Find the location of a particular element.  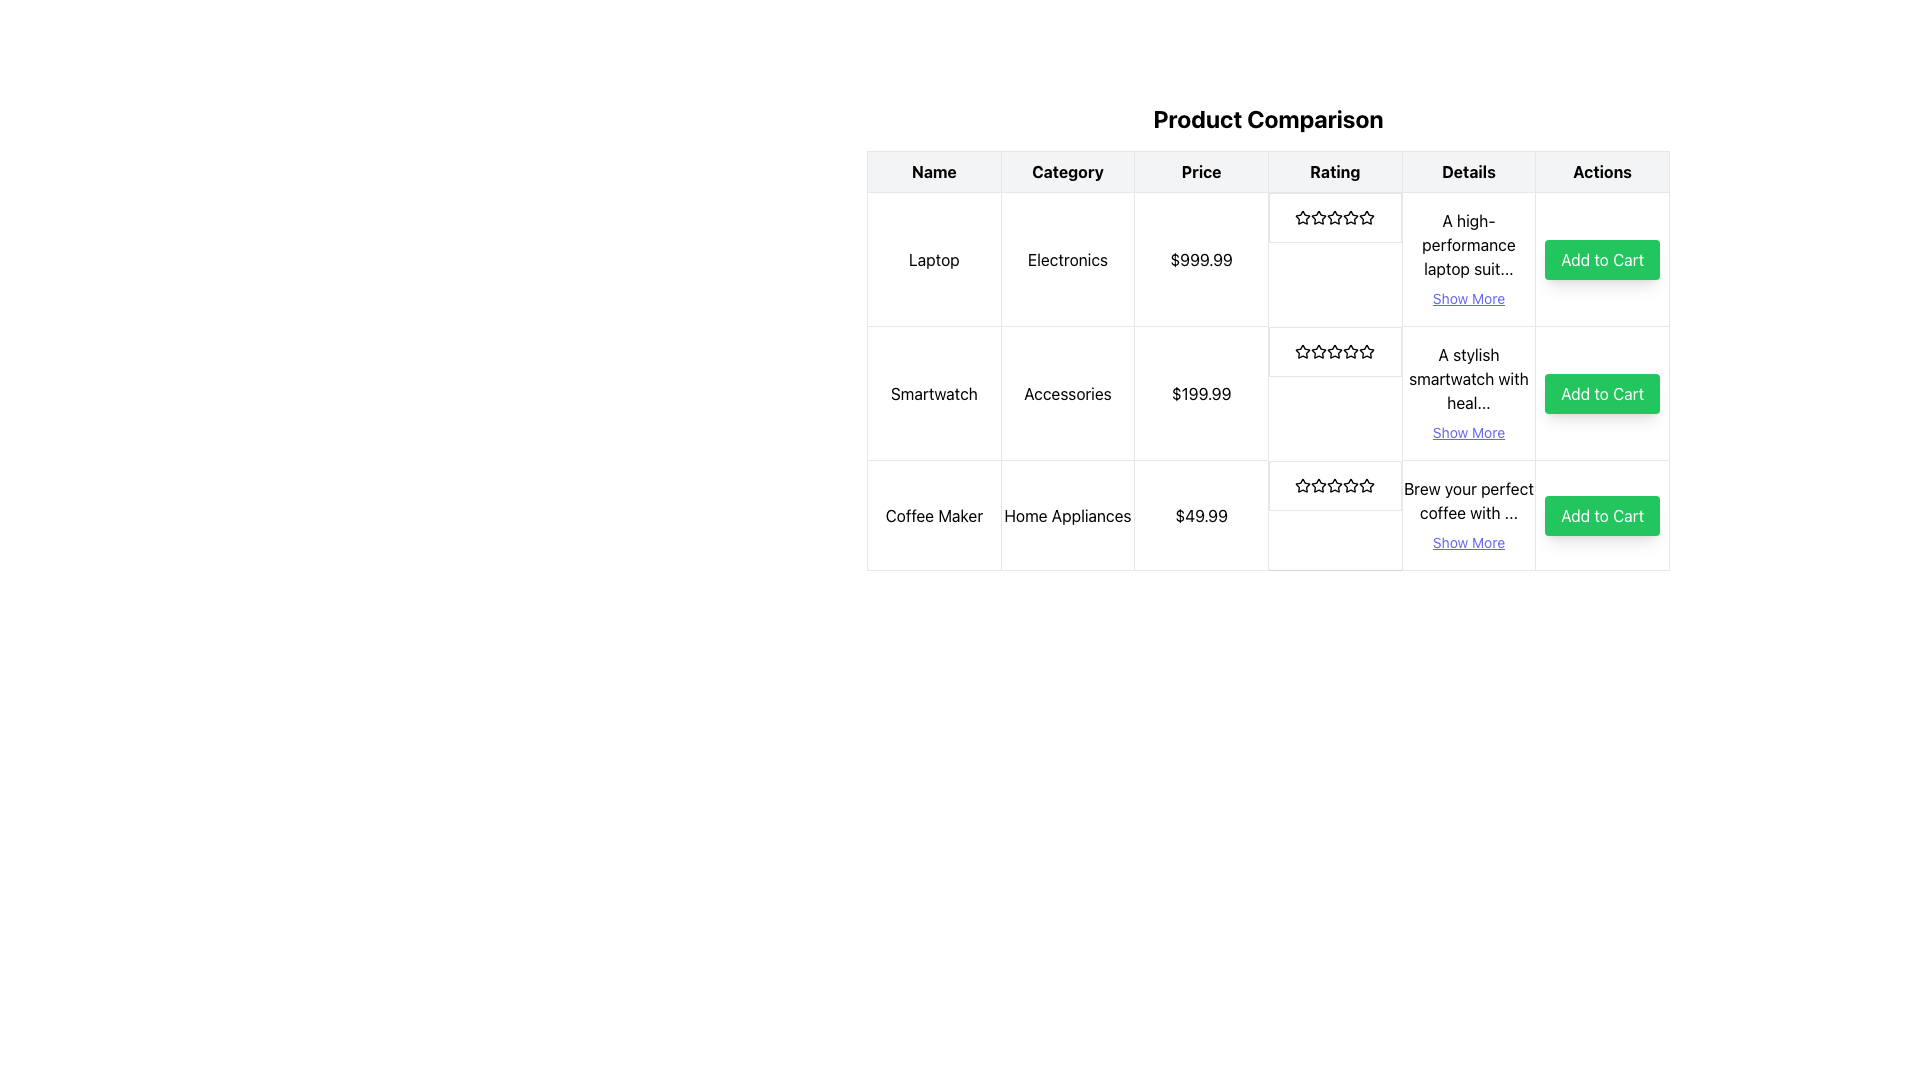

the third star icon in the rating column of the 'Smartwatch' product row to rate the product is located at coordinates (1366, 350).